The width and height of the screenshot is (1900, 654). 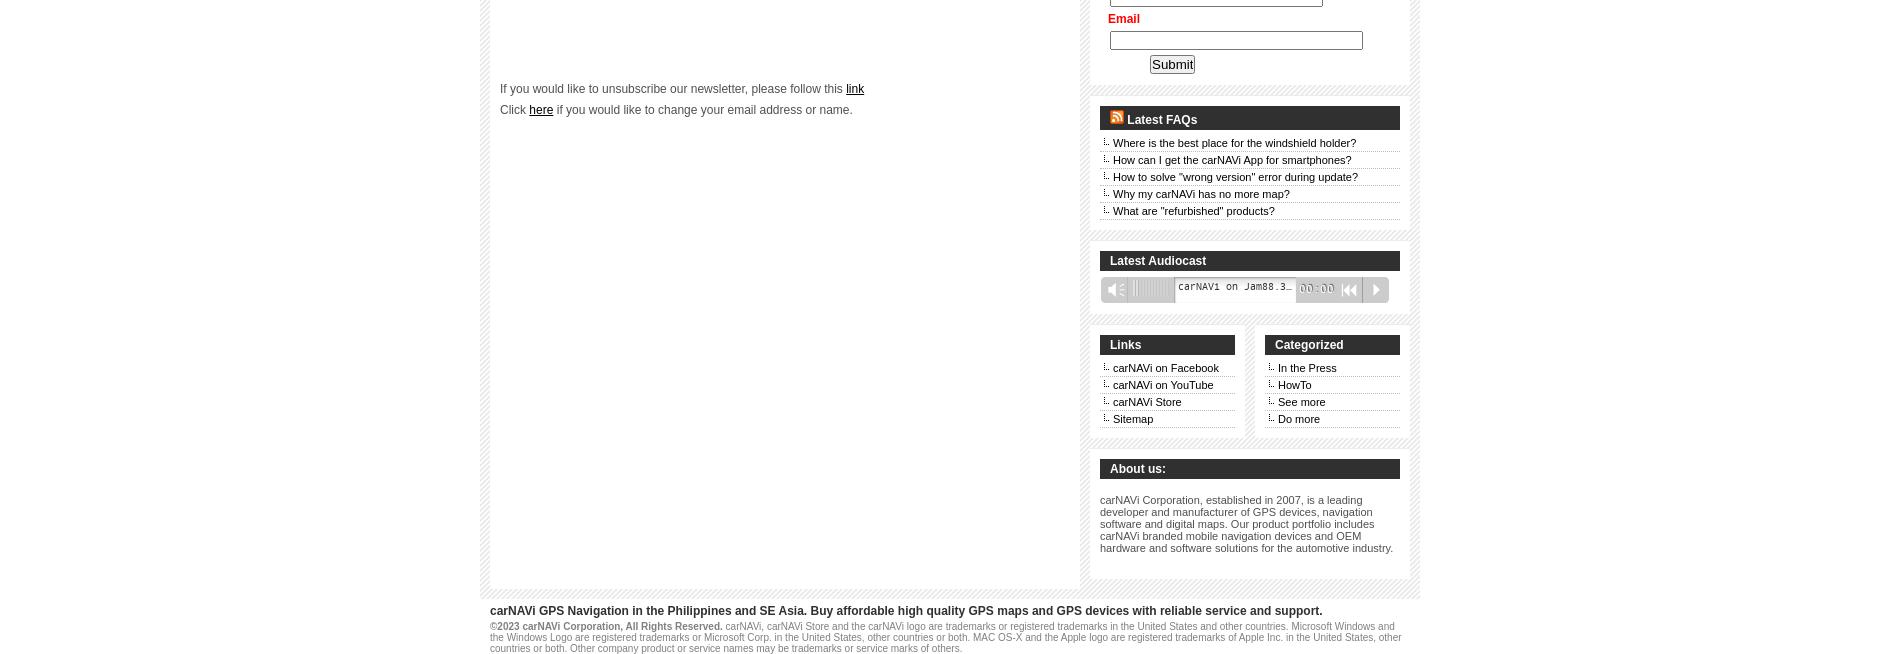 What do you see at coordinates (1147, 401) in the screenshot?
I see `'carNAVi Store'` at bounding box center [1147, 401].